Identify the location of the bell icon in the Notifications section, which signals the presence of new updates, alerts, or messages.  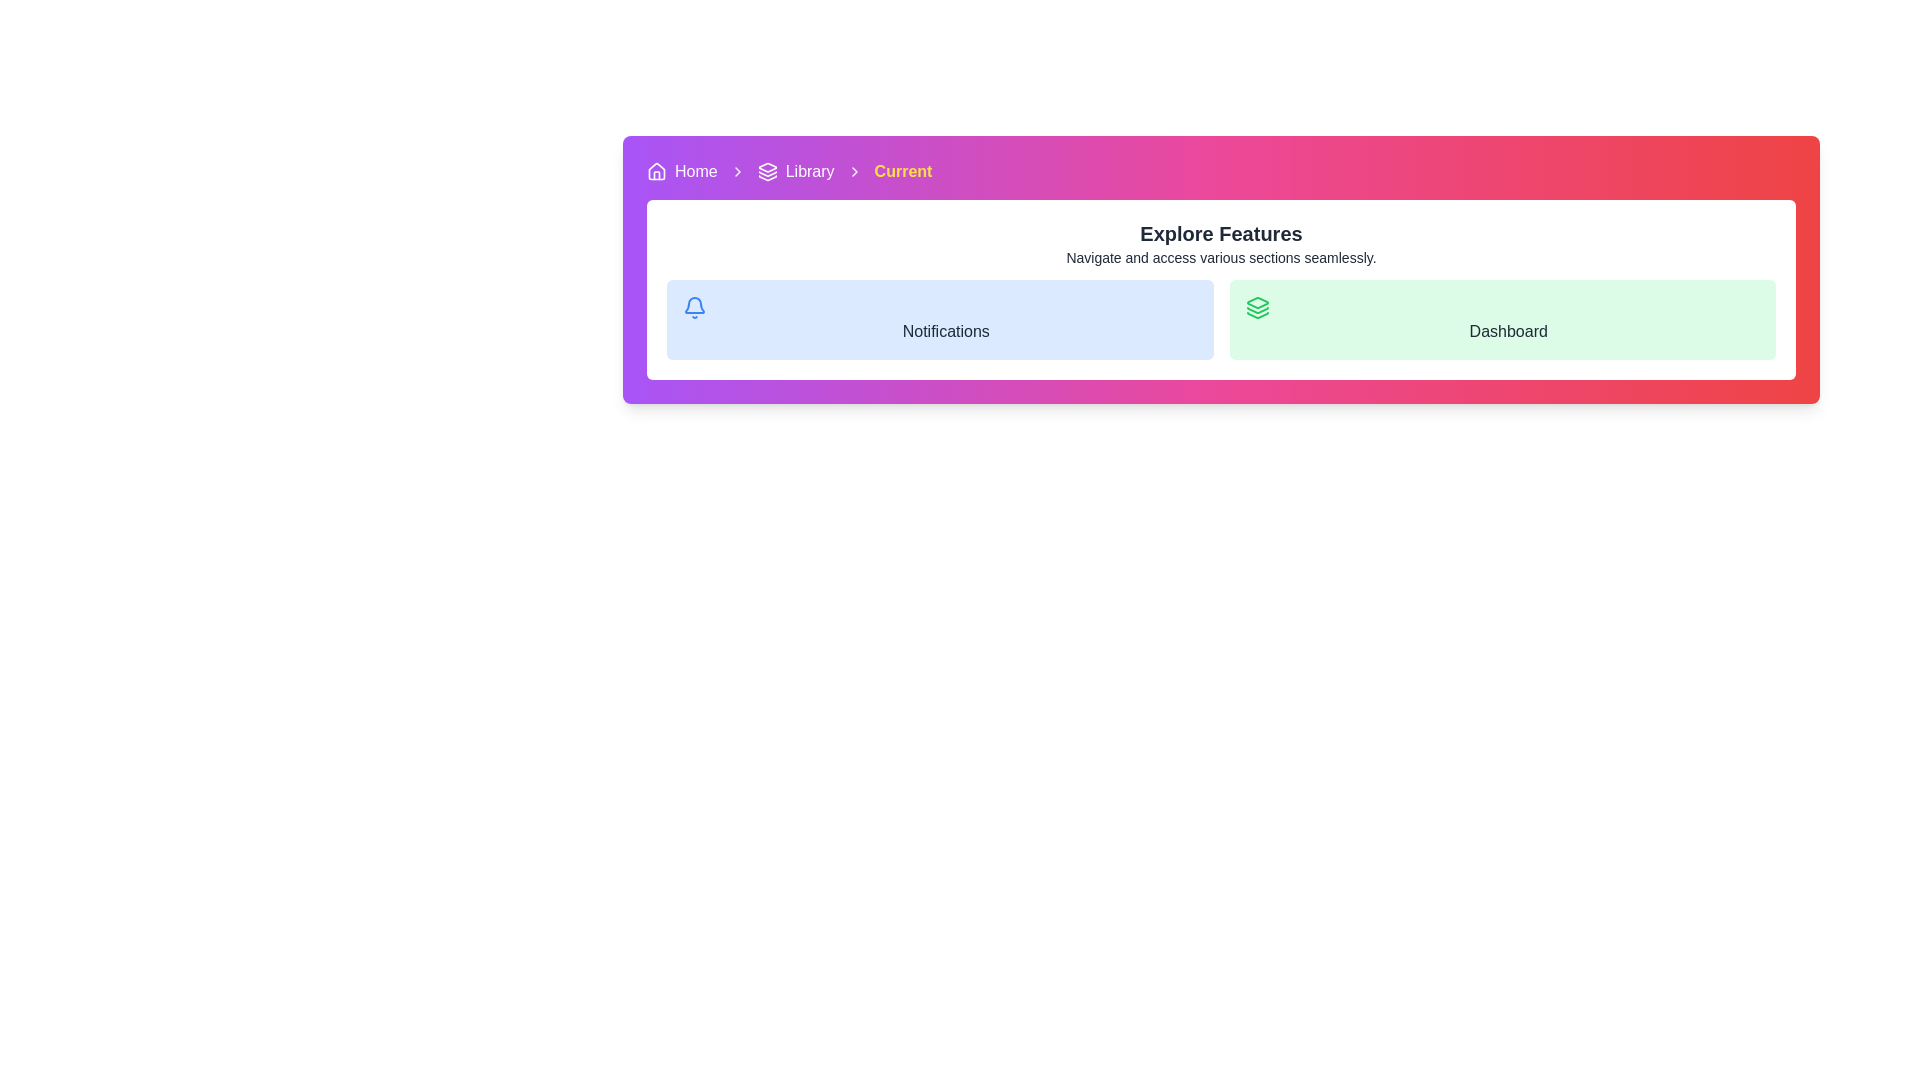
(695, 308).